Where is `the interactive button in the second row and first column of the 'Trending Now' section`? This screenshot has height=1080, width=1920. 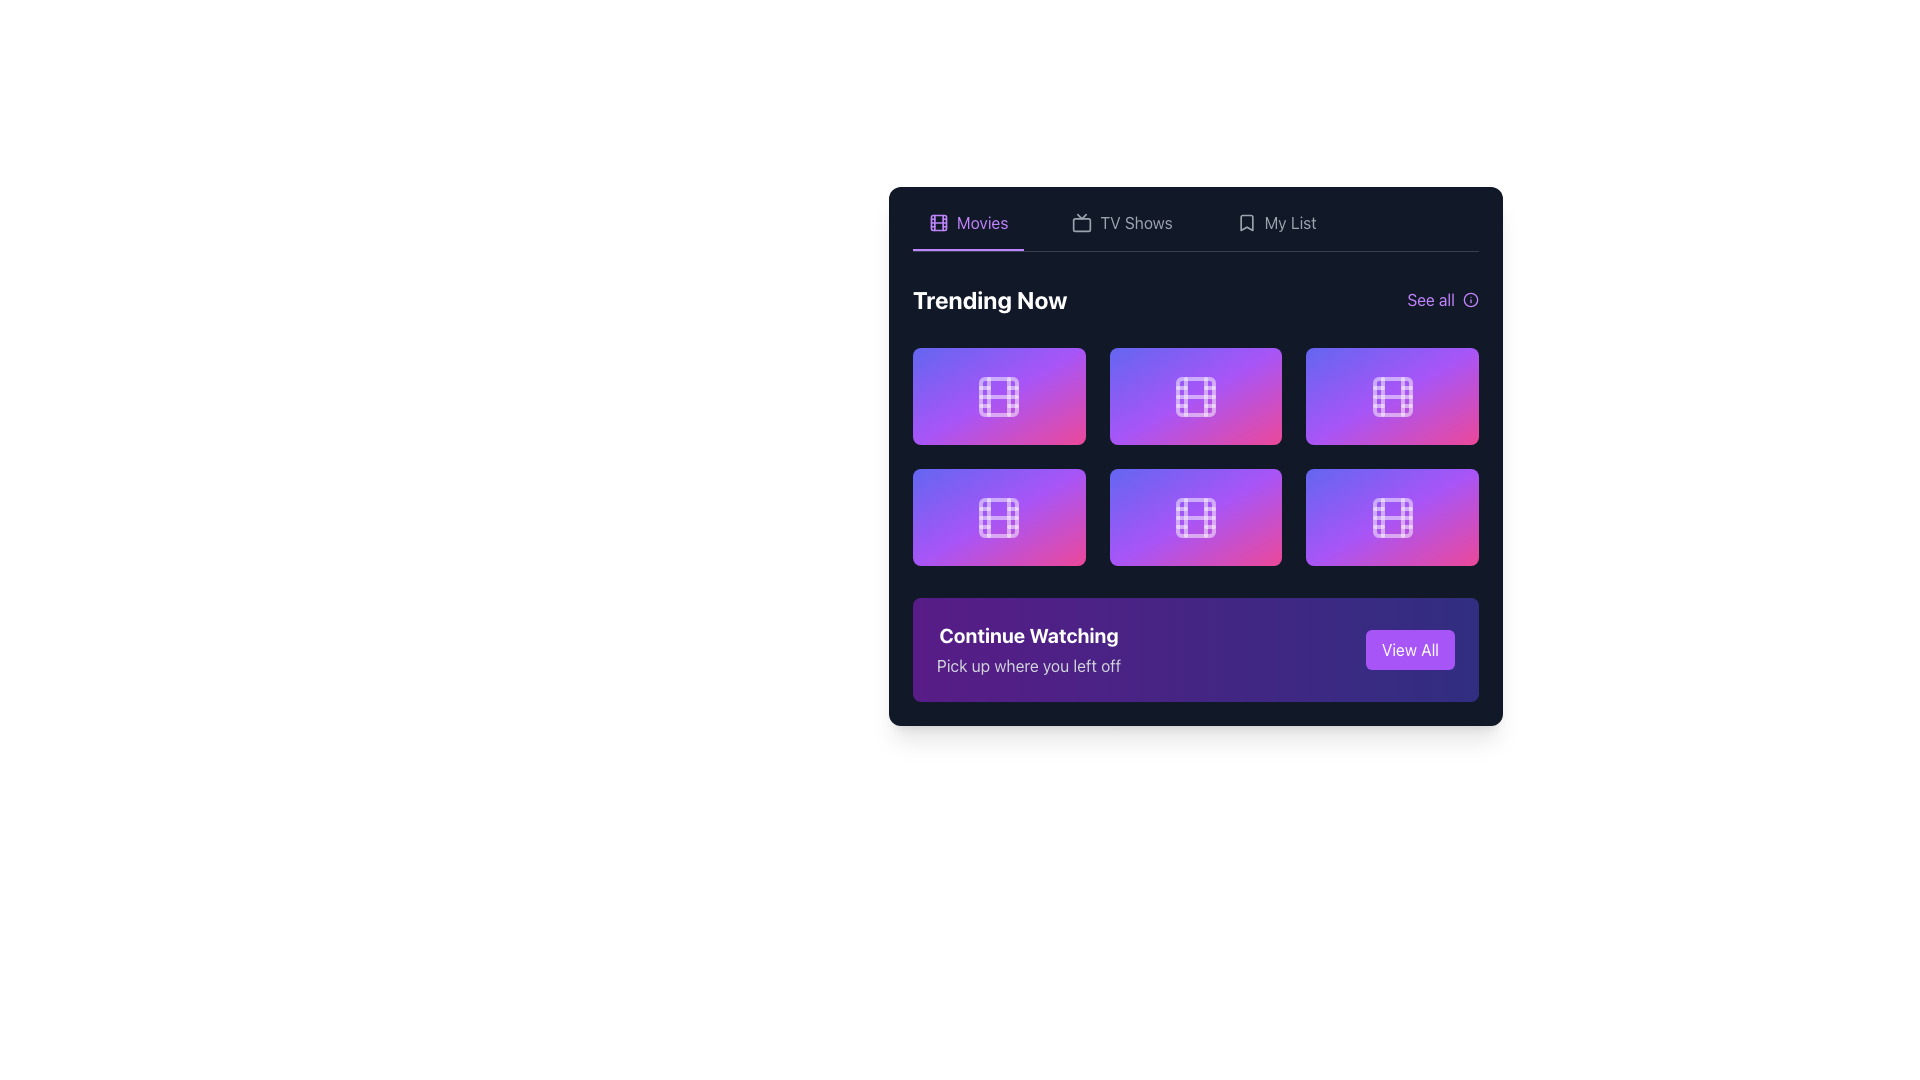 the interactive button in the second row and first column of the 'Trending Now' section is located at coordinates (999, 516).